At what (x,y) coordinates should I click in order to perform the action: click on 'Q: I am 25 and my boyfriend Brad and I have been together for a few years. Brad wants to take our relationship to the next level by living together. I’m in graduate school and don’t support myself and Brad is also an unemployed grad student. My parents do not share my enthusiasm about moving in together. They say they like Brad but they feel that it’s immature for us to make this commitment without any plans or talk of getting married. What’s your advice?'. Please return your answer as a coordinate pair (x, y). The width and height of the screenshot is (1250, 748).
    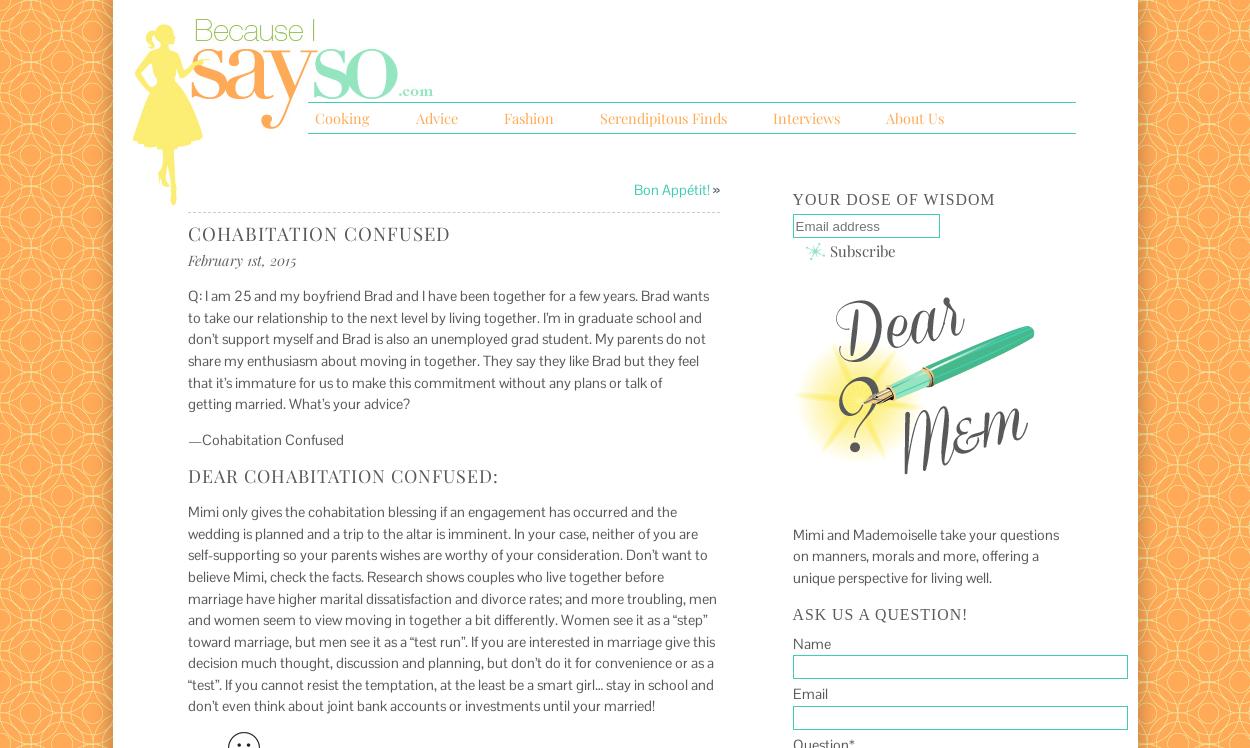
    Looking at the image, I should click on (446, 348).